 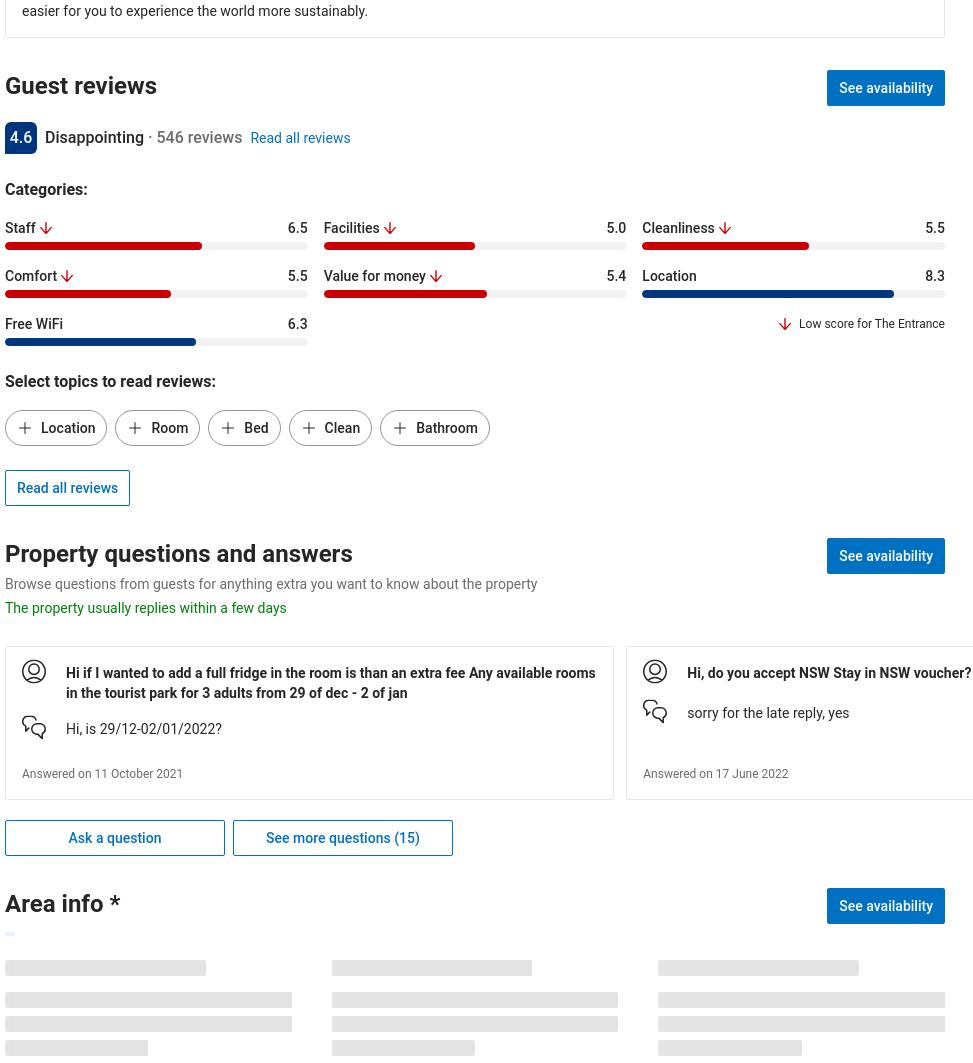 I want to click on 'Property questions and answers', so click(x=4, y=553).